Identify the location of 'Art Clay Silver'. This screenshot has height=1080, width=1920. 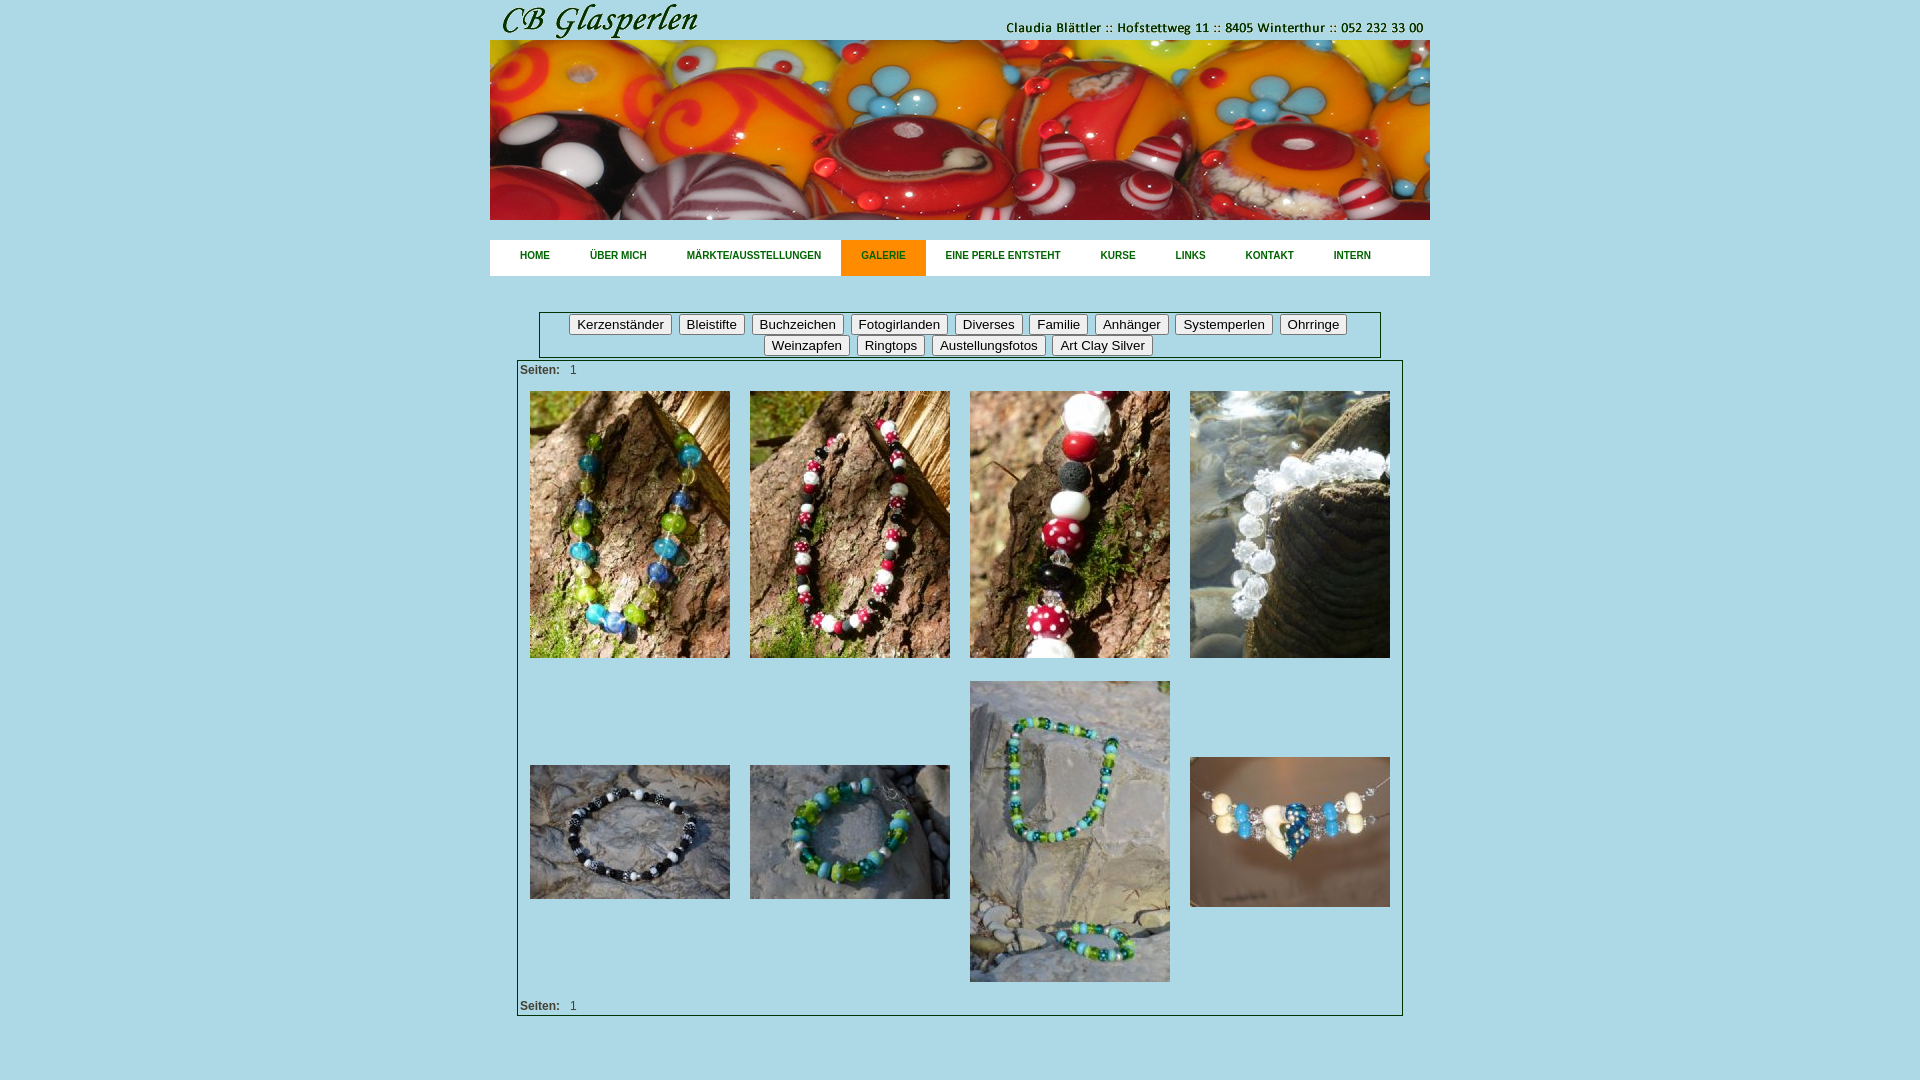
(1101, 344).